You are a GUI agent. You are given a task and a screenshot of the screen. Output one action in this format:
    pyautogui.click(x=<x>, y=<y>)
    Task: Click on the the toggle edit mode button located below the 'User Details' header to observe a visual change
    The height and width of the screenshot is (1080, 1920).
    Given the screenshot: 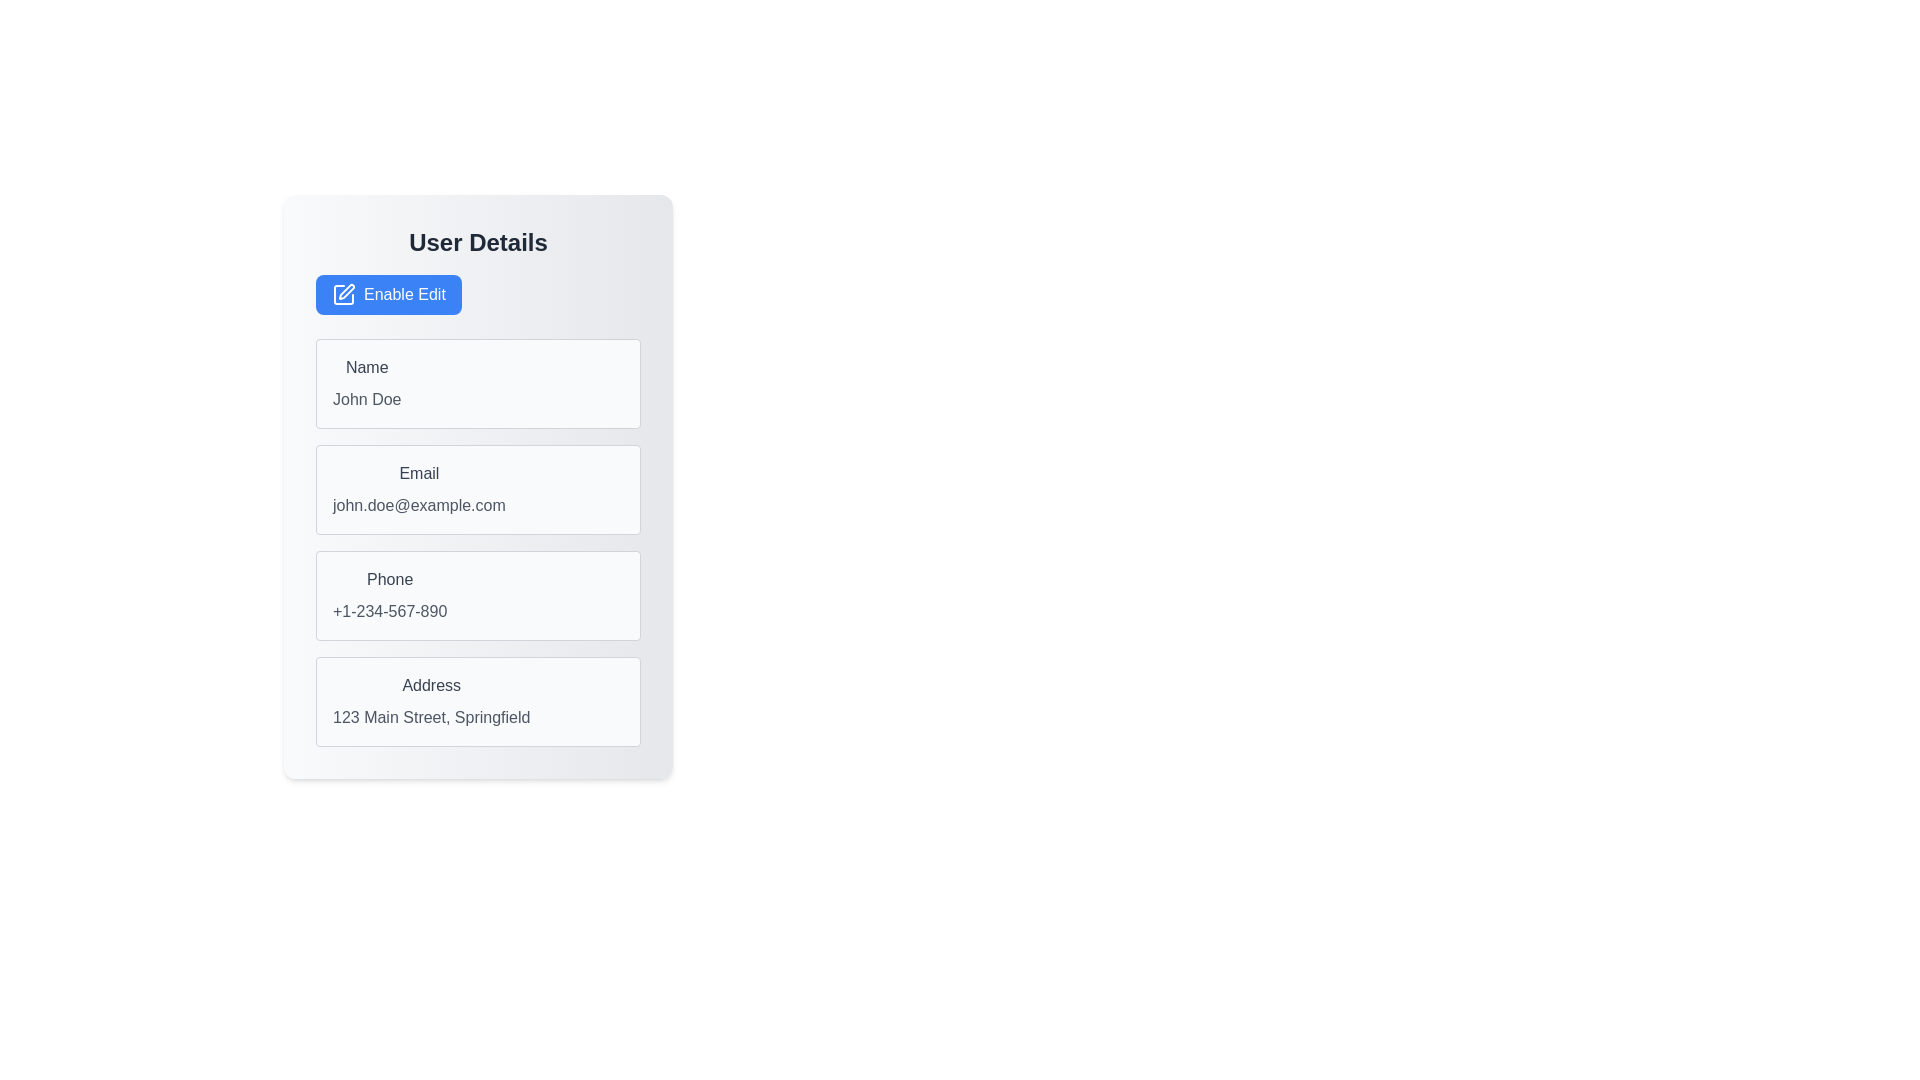 What is the action you would take?
    pyautogui.click(x=388, y=294)
    